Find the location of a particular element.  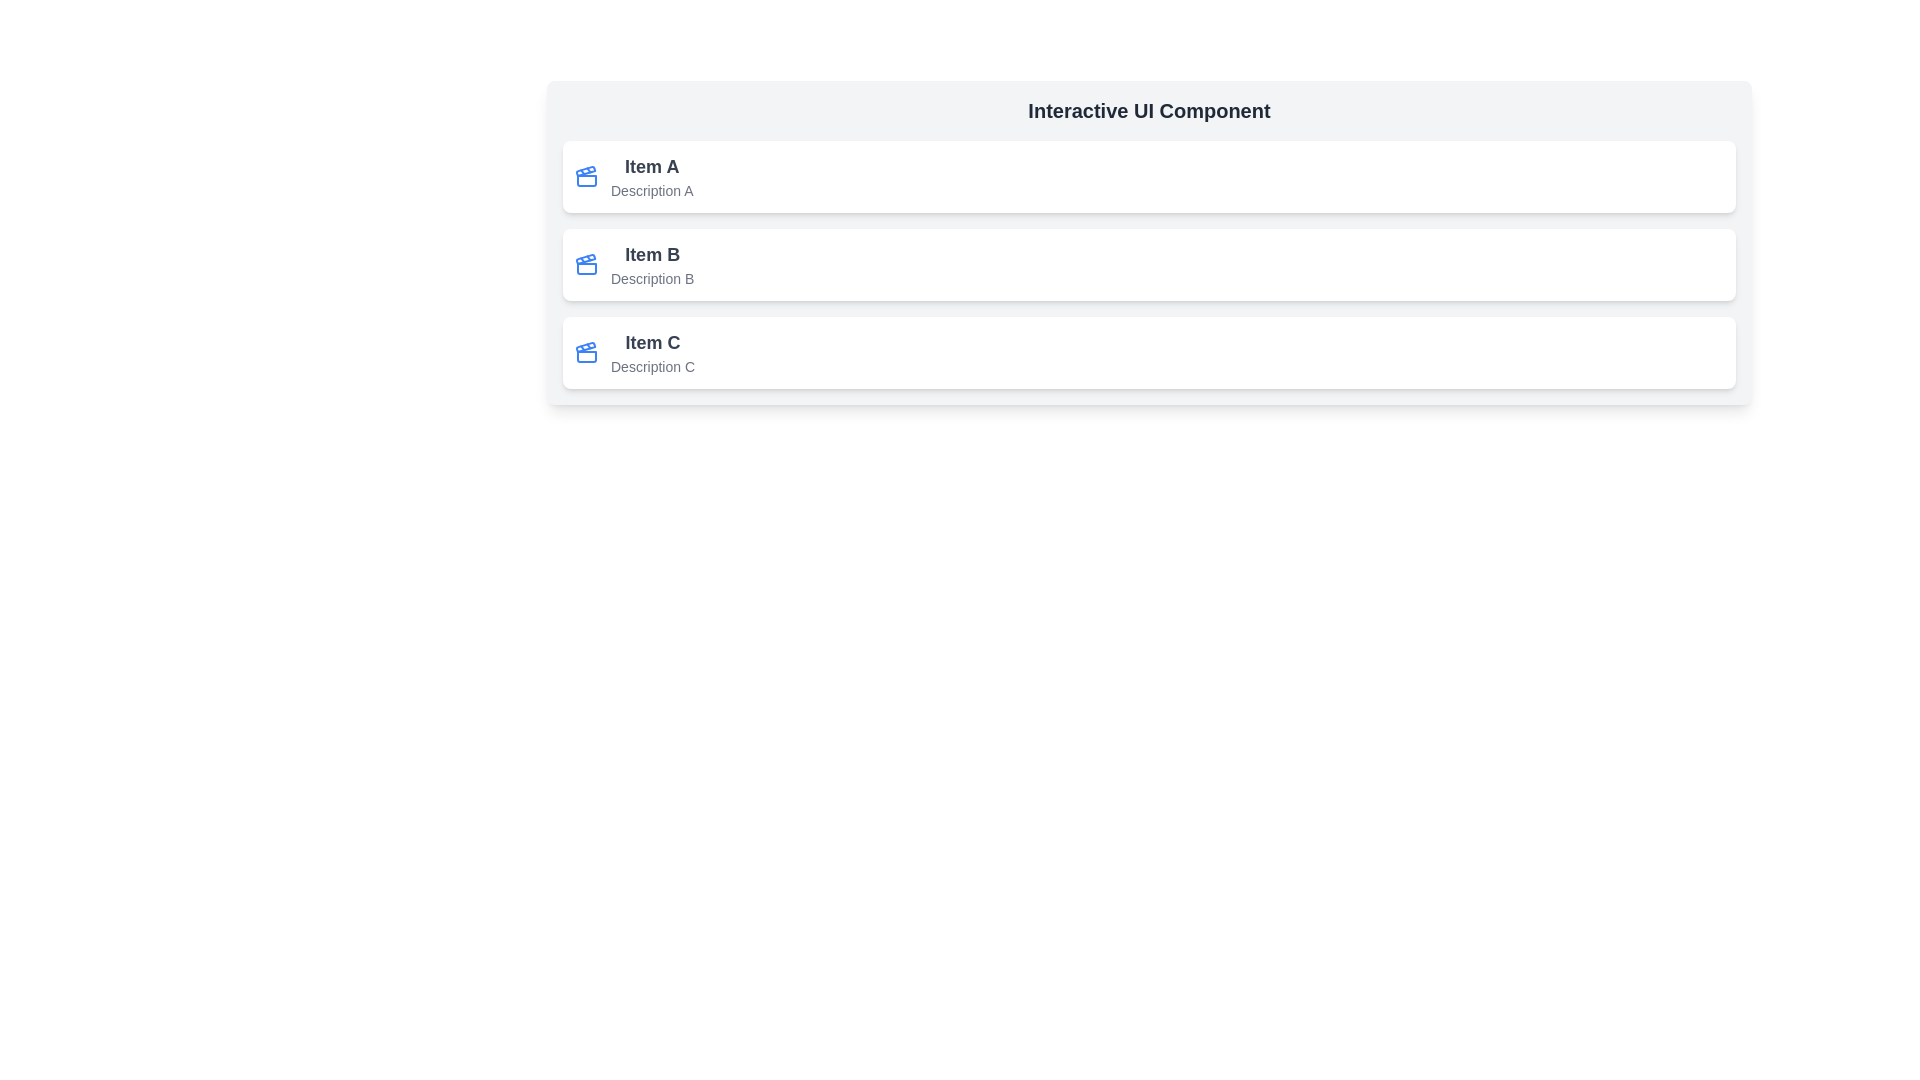

the decorative vector element of the clapperboard icon, which is positioned in the top region of the icon displayed in blue color at the far left of the 'Item B' section in the list is located at coordinates (585, 258).